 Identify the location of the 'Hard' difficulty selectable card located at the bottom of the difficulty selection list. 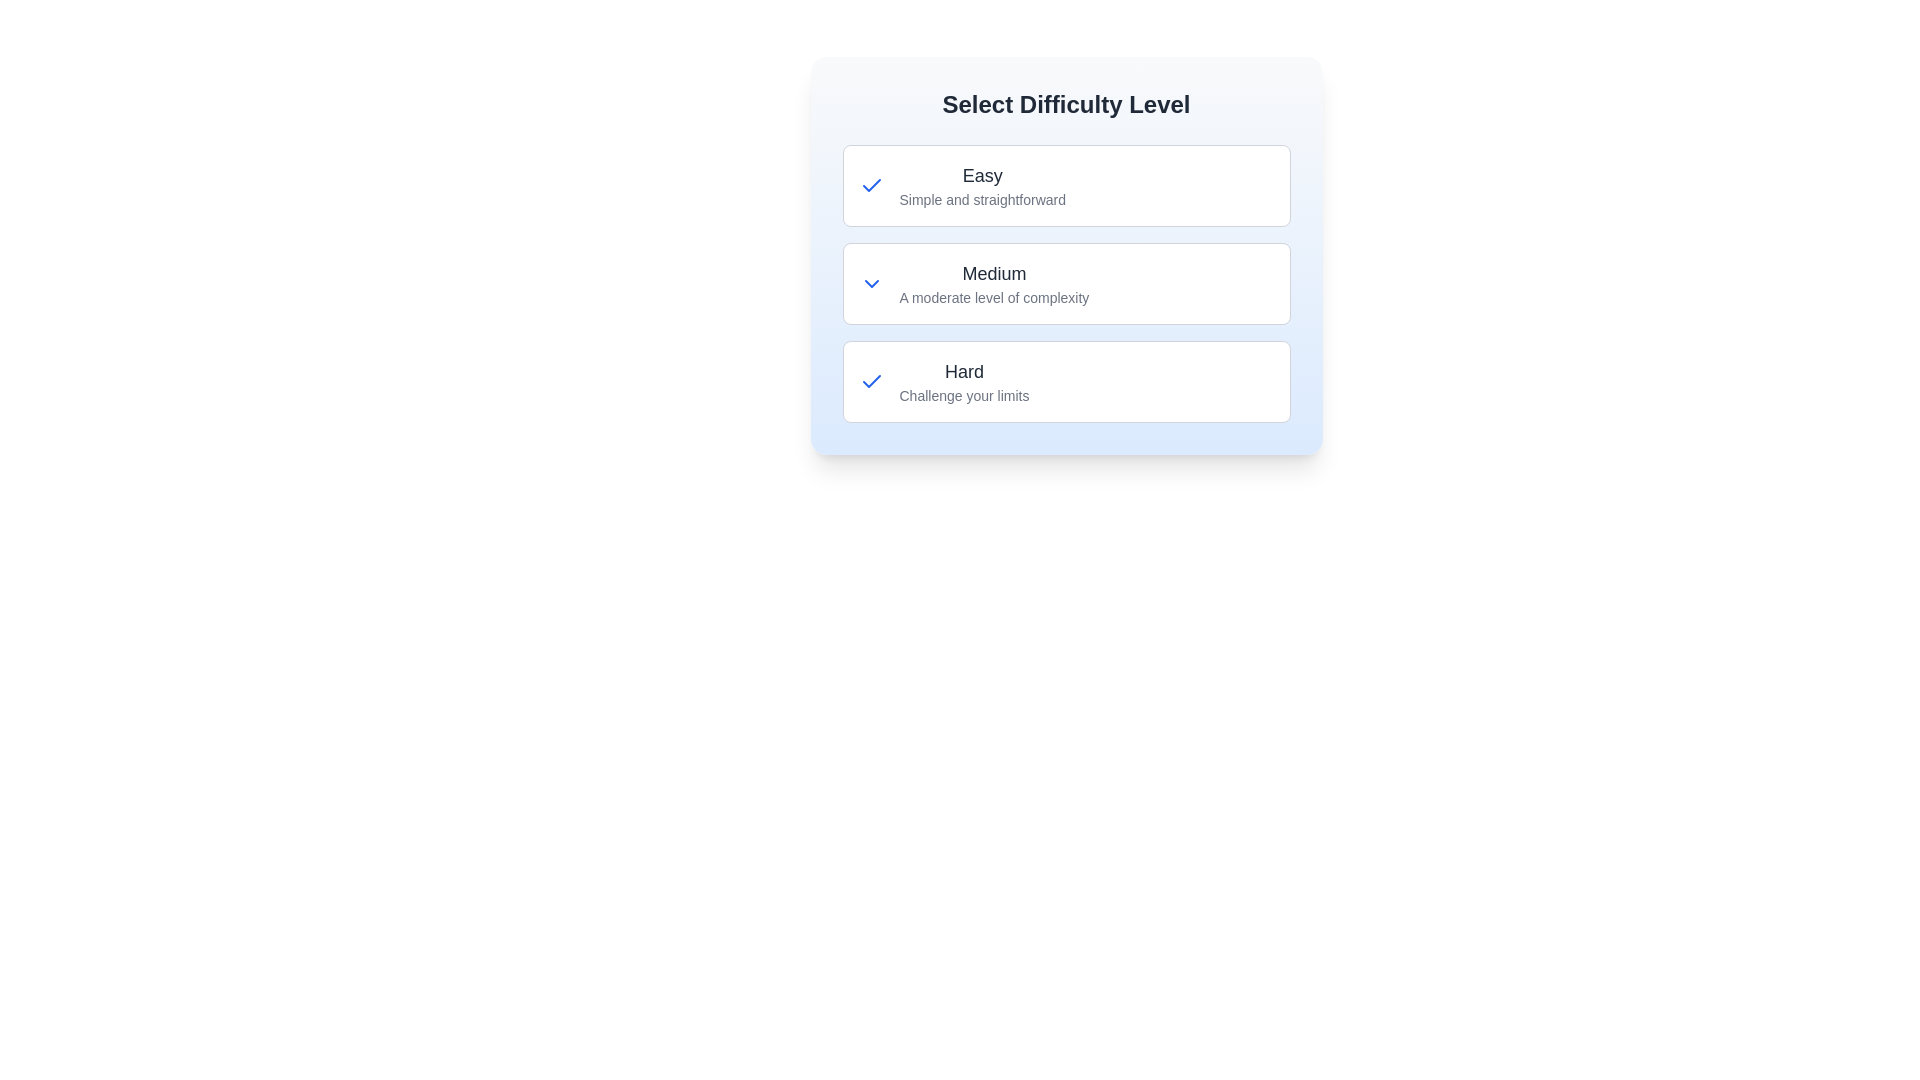
(1065, 381).